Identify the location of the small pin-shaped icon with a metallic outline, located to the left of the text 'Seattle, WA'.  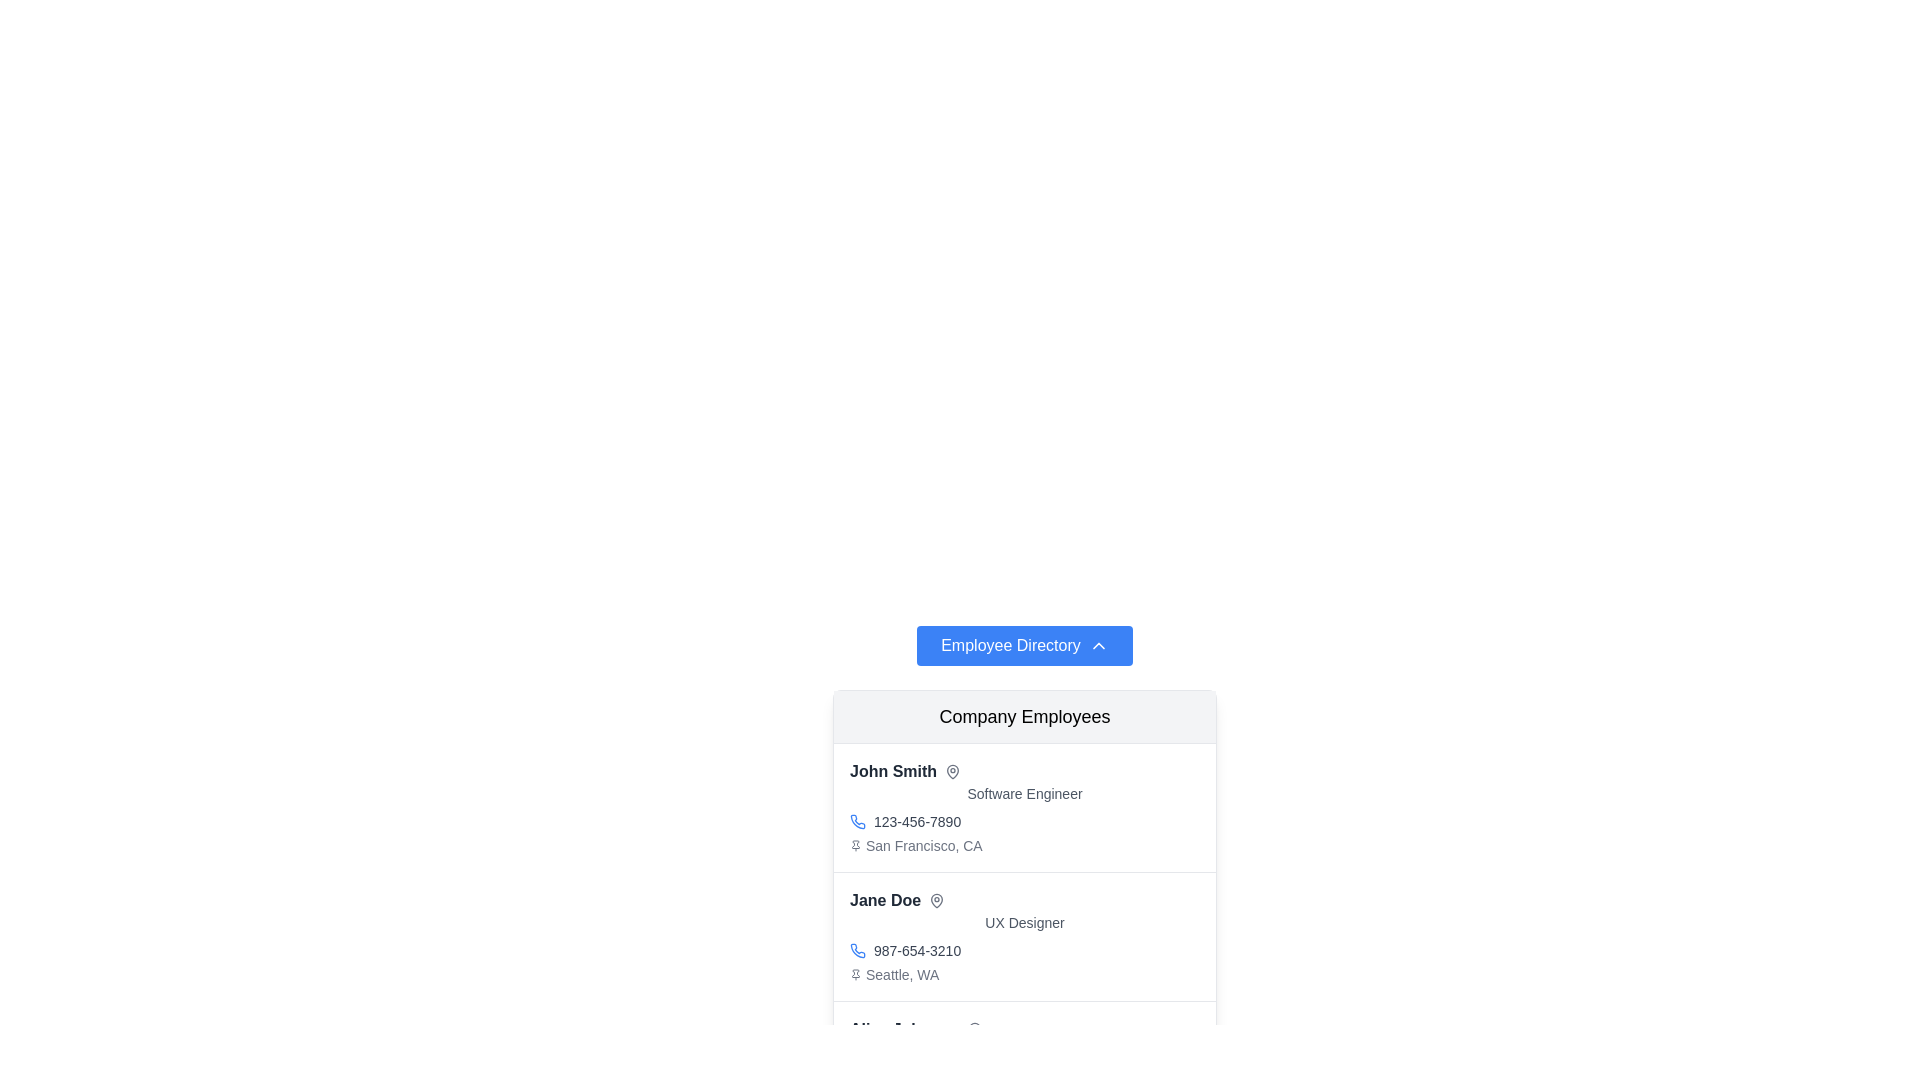
(855, 974).